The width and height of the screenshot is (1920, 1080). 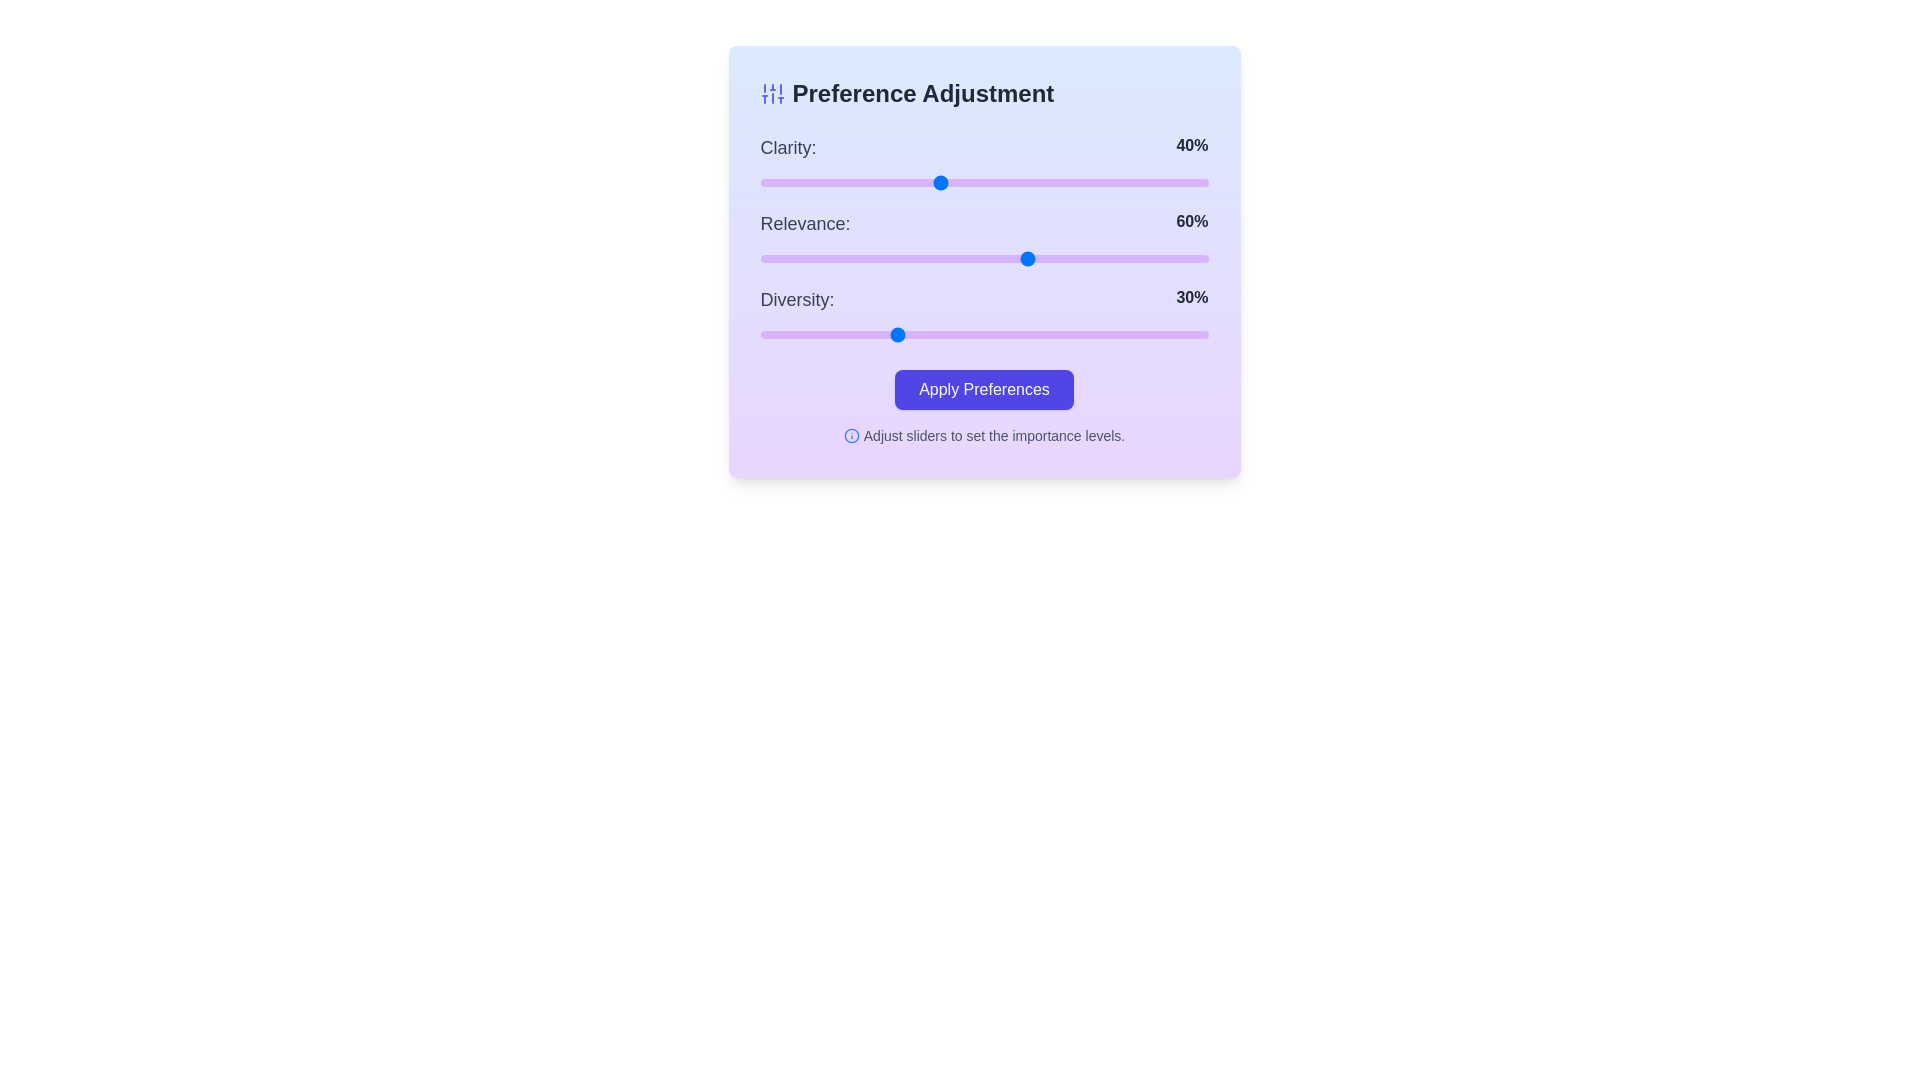 I want to click on the 0 slider to 33%, so click(x=907, y=182).